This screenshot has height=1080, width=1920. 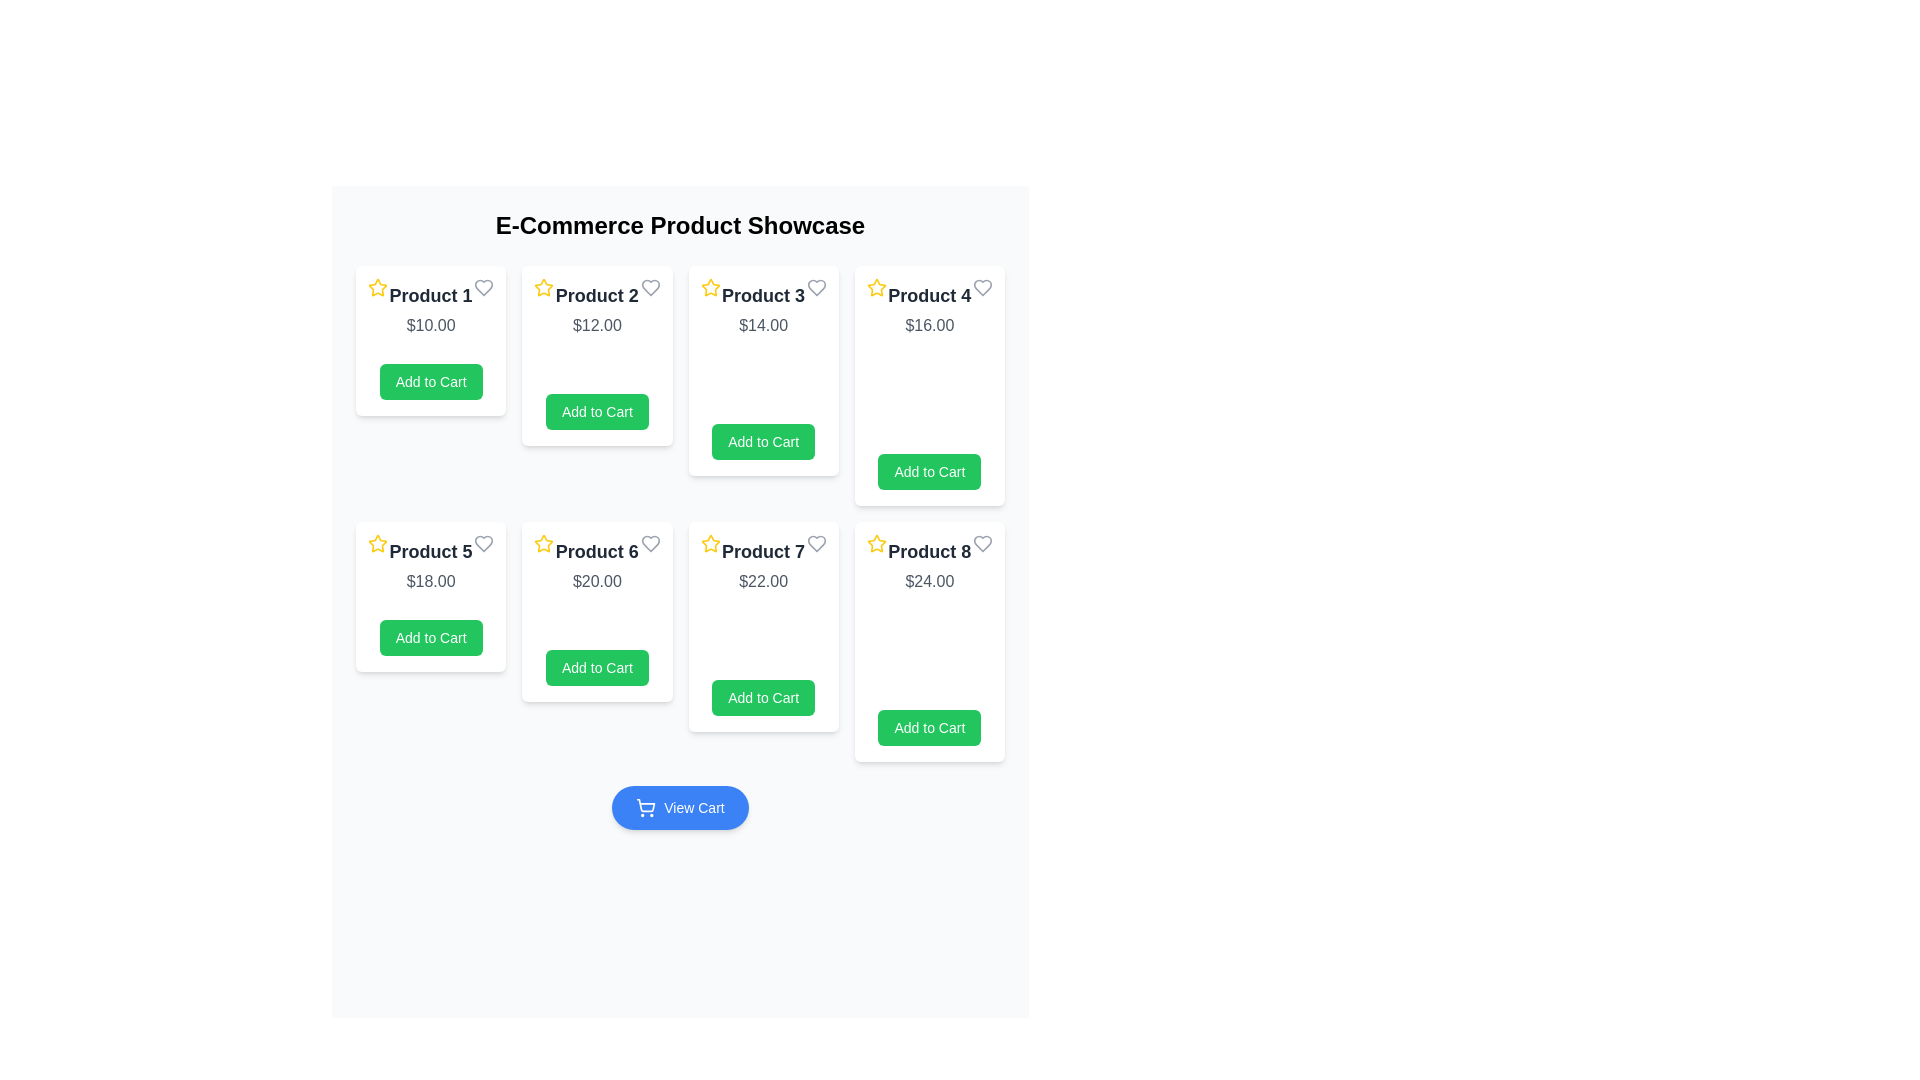 What do you see at coordinates (544, 287) in the screenshot?
I see `the star icon with a yellow outline located in the card for Product 2` at bounding box center [544, 287].